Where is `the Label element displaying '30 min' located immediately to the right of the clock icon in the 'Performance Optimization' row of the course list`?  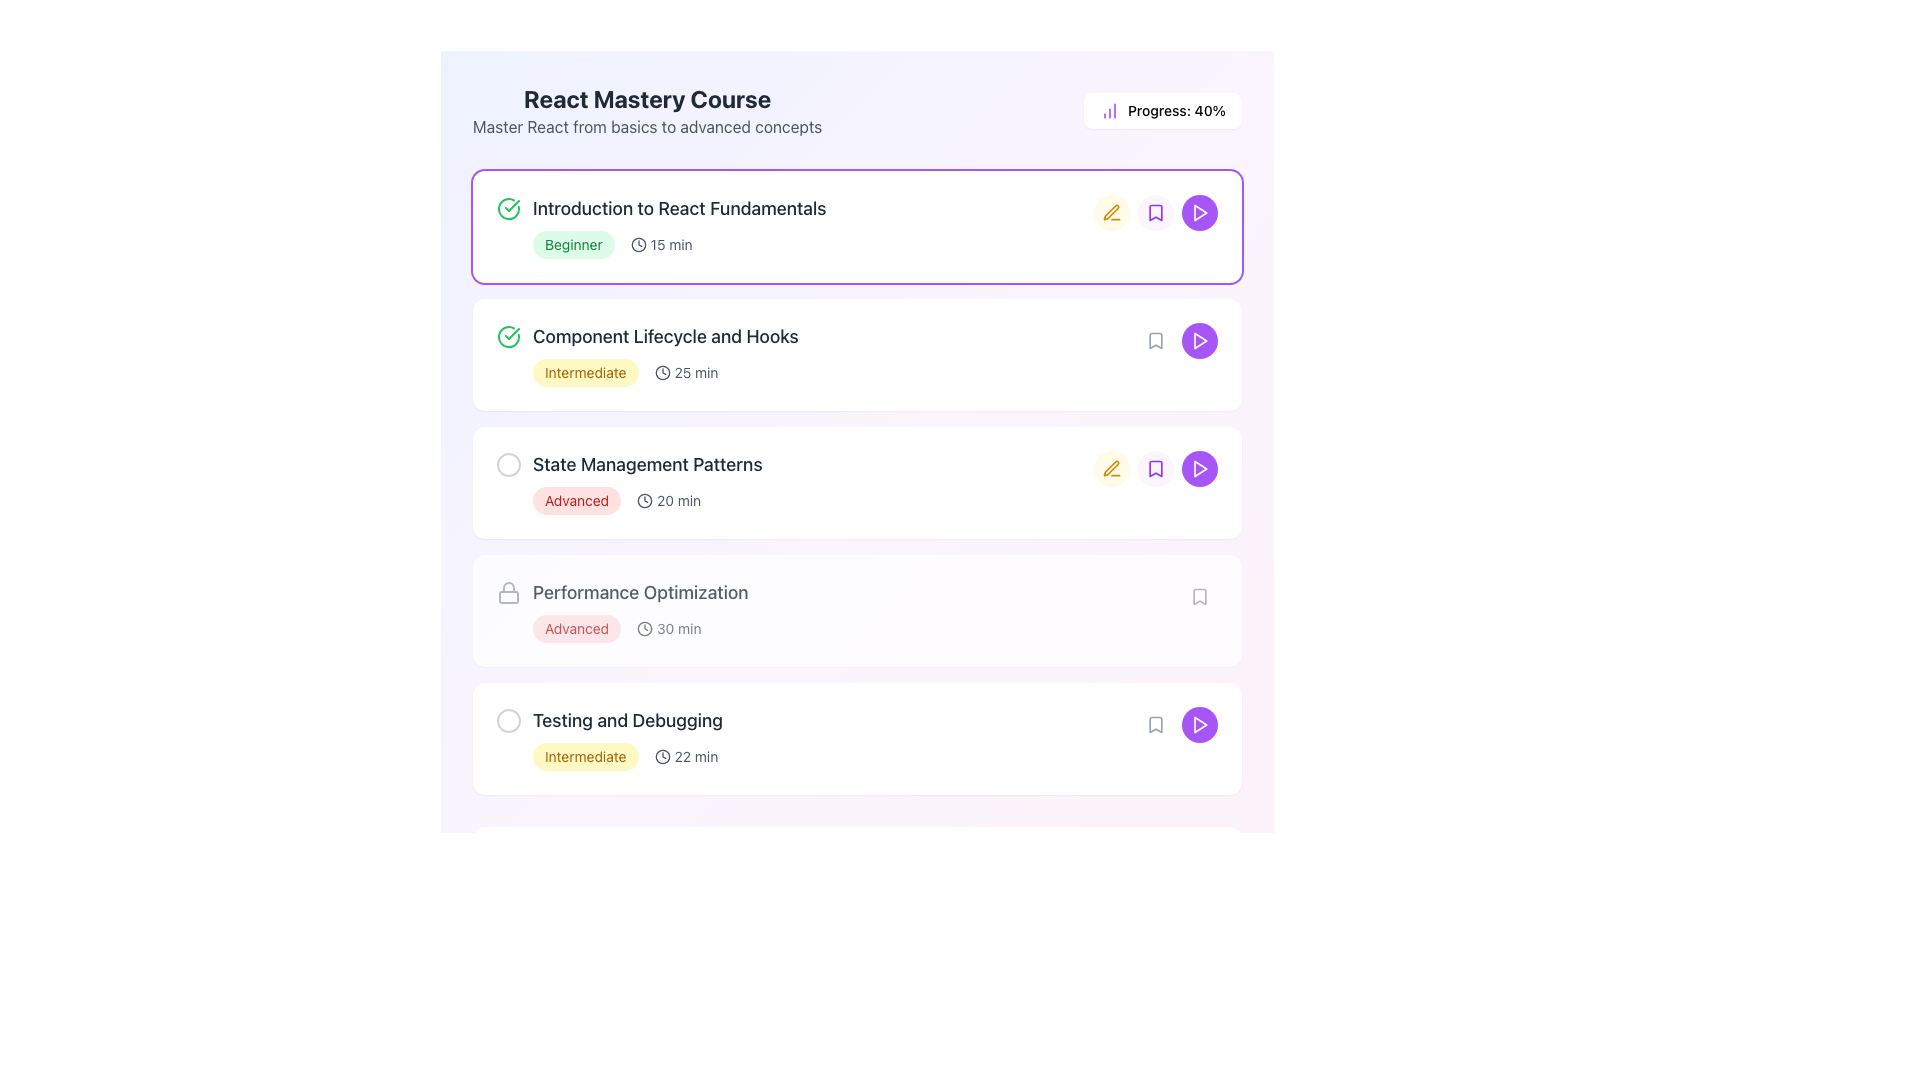 the Label element displaying '30 min' located immediately to the right of the clock icon in the 'Performance Optimization' row of the course list is located at coordinates (679, 627).